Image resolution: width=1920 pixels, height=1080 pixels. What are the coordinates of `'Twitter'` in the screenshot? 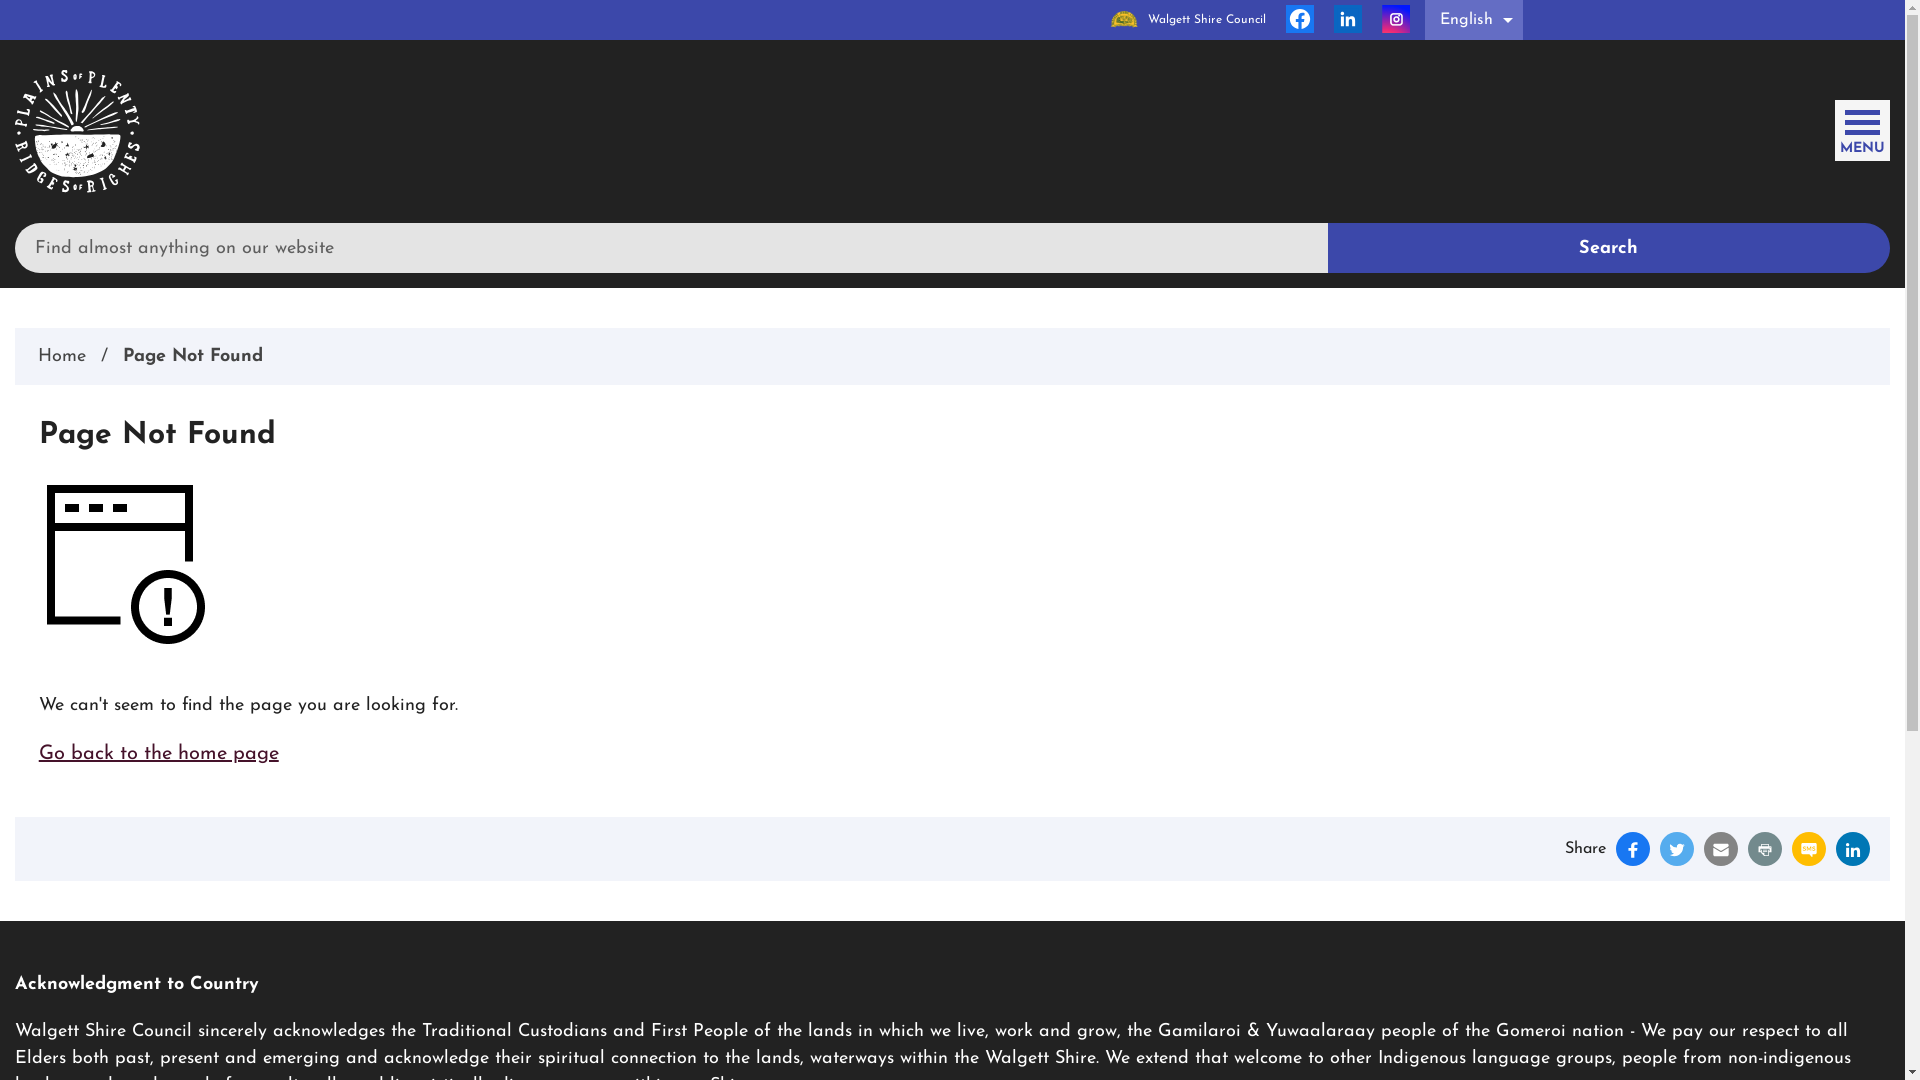 It's located at (1676, 848).